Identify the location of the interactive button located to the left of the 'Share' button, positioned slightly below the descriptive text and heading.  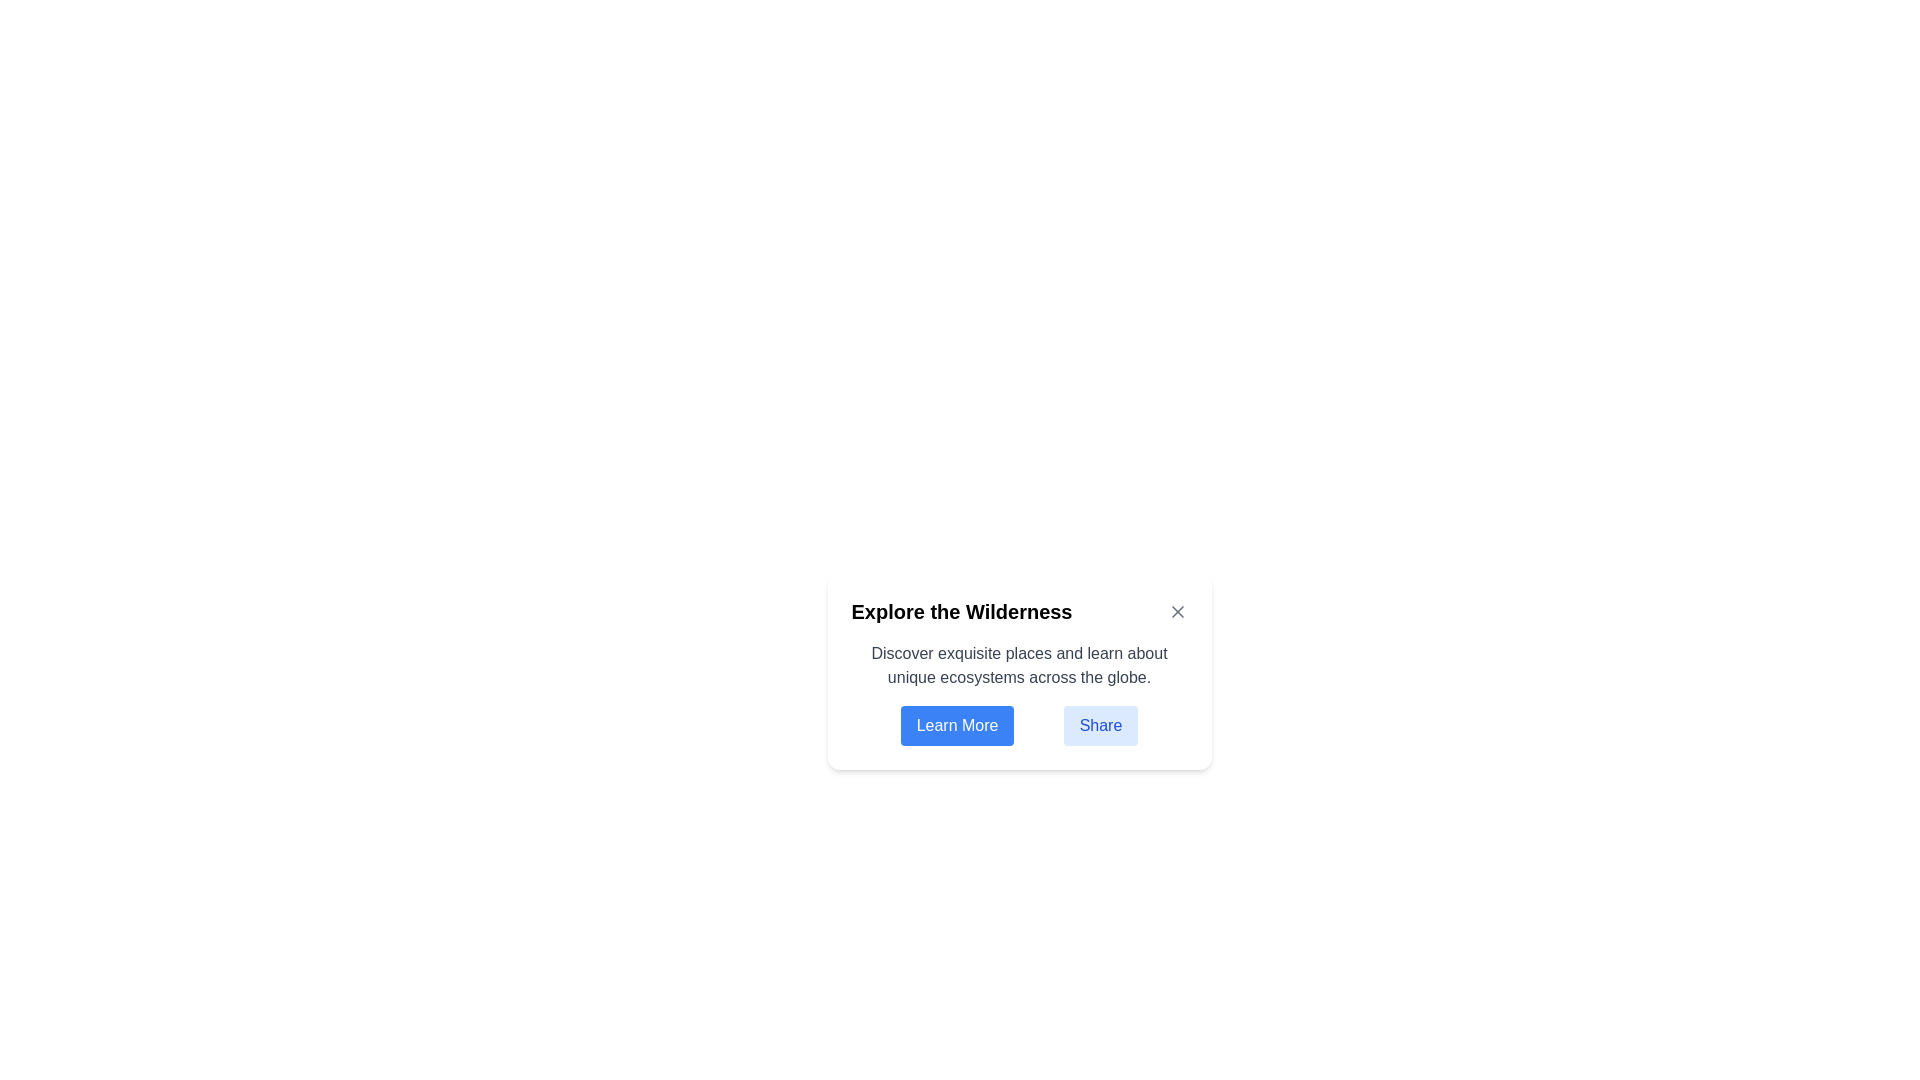
(956, 725).